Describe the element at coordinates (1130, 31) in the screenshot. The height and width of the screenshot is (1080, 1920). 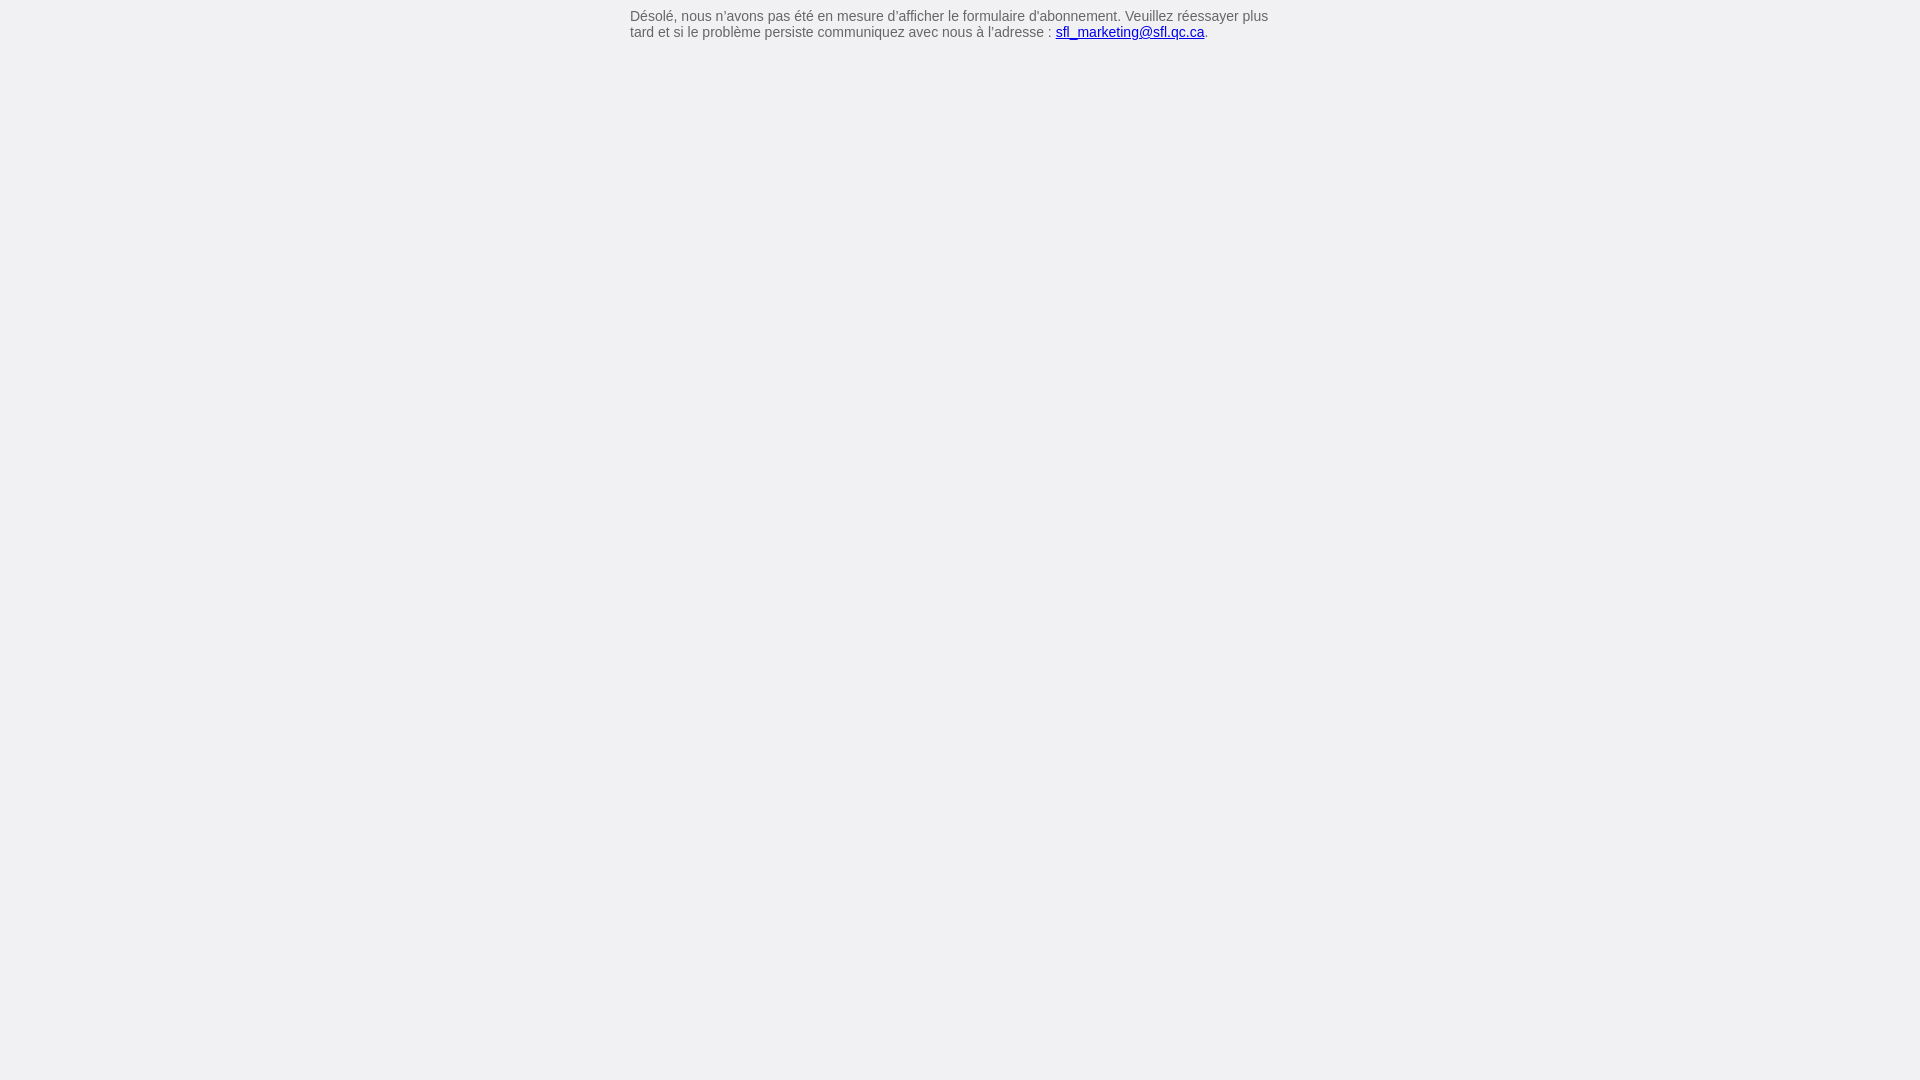
I see `'sfl_marketing@sfl.qc.ca'` at that location.